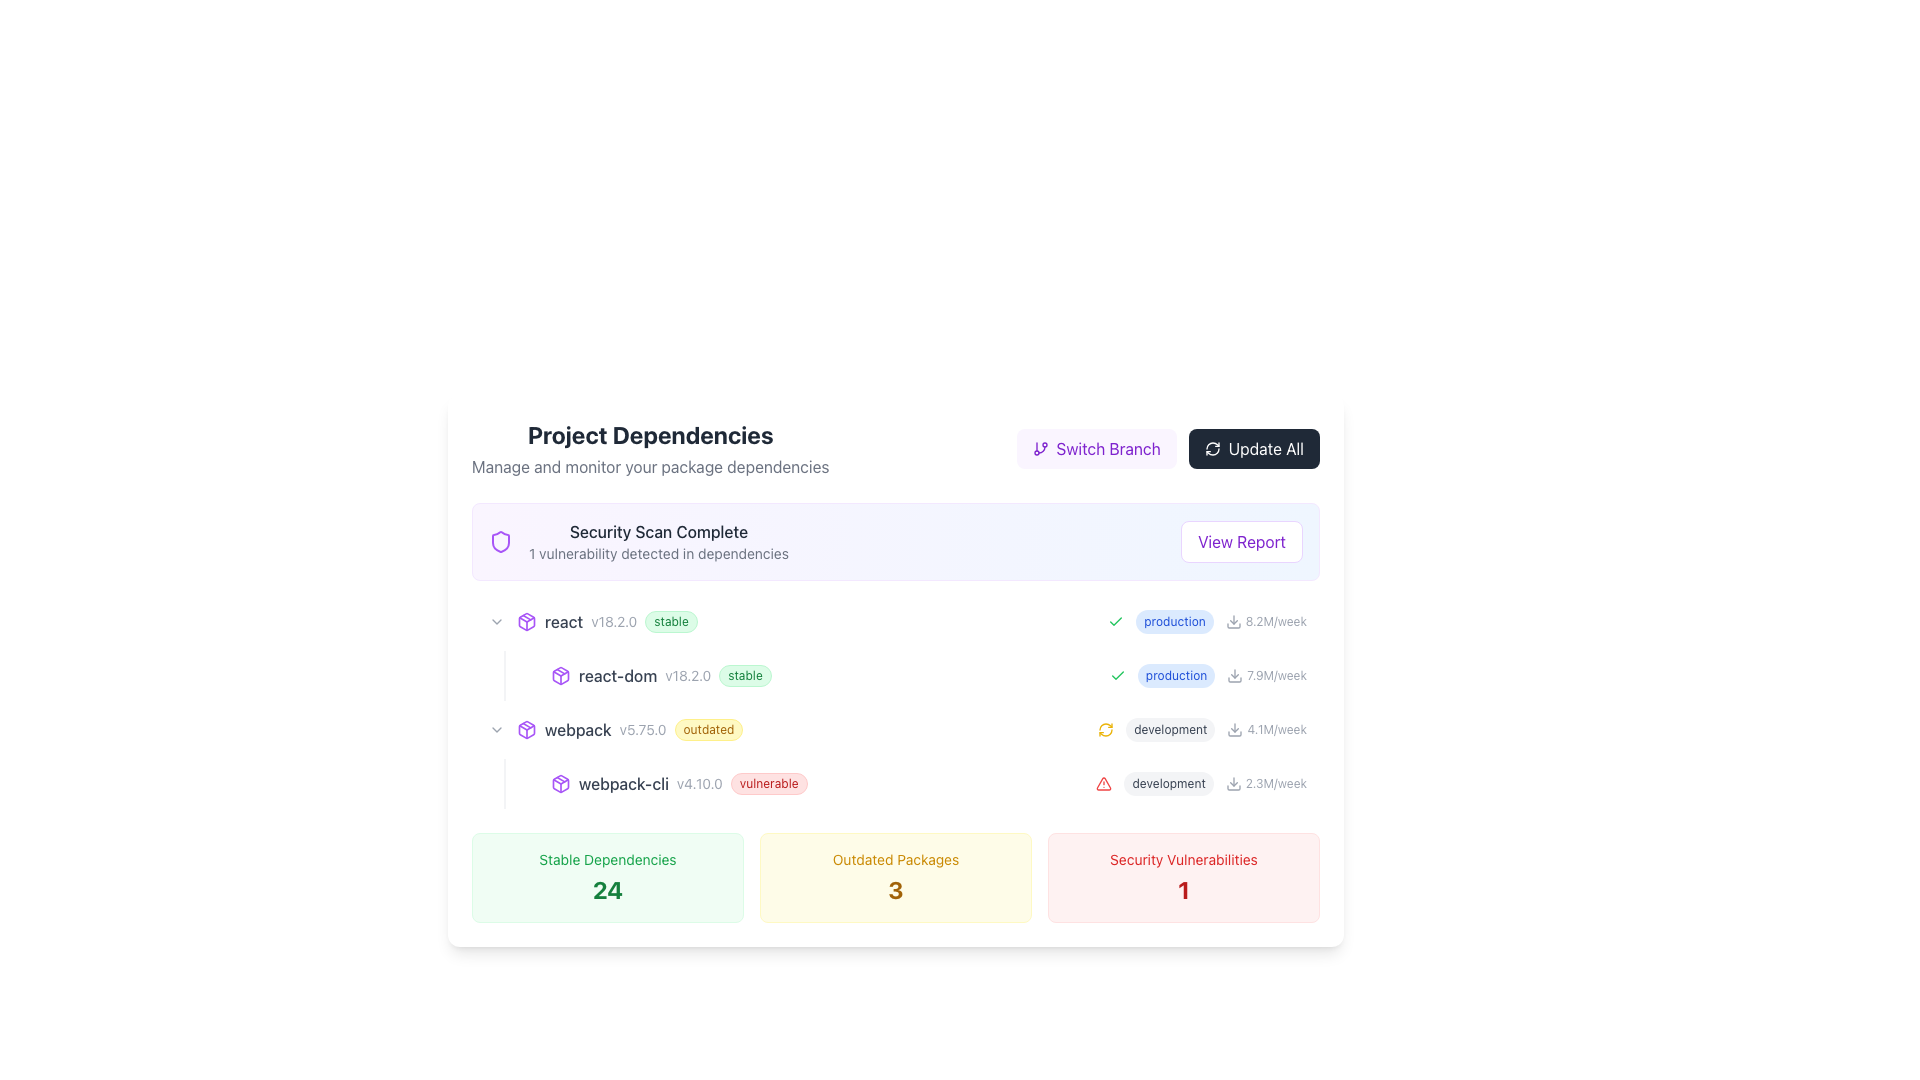 This screenshot has height=1080, width=1920. I want to click on the 'Switch Branch' button with the purple background and white text by, so click(1095, 447).